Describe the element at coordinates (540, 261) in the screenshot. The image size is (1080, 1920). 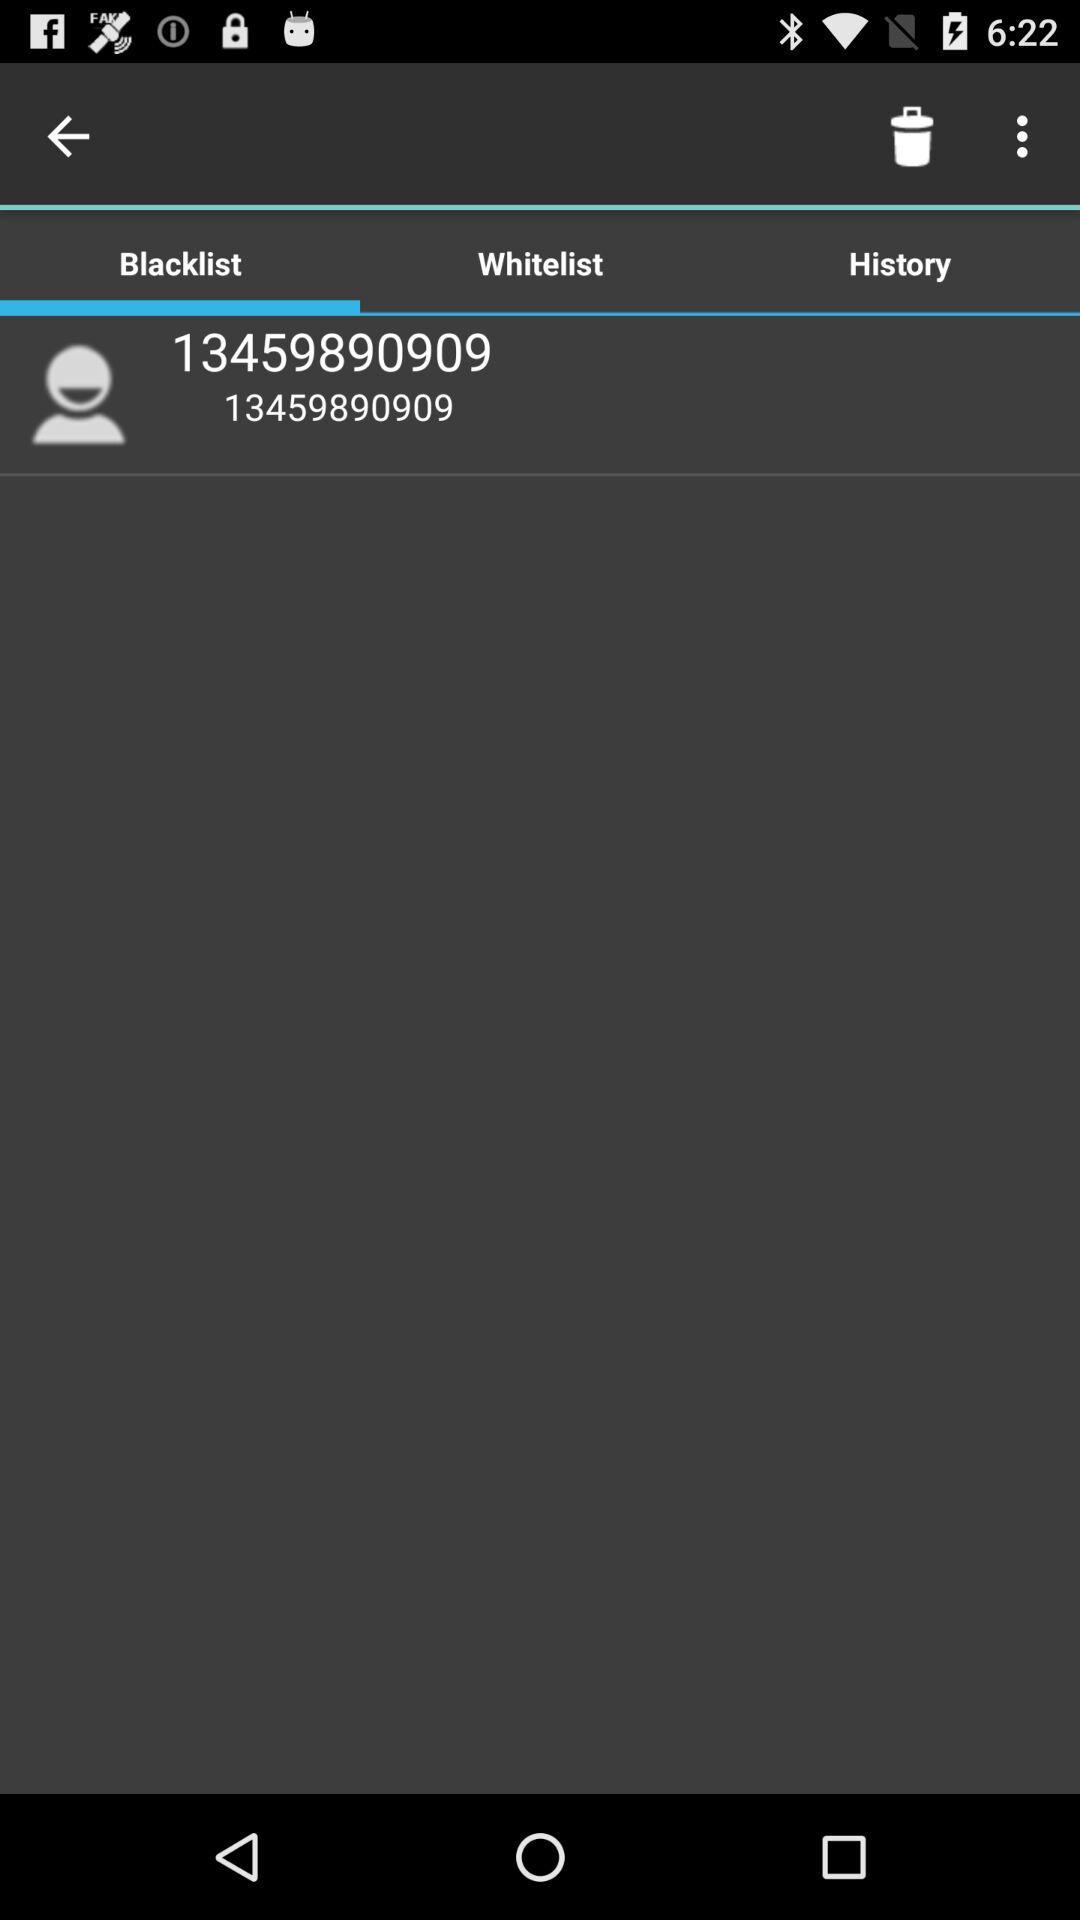
I see `the icon next to blacklist` at that location.